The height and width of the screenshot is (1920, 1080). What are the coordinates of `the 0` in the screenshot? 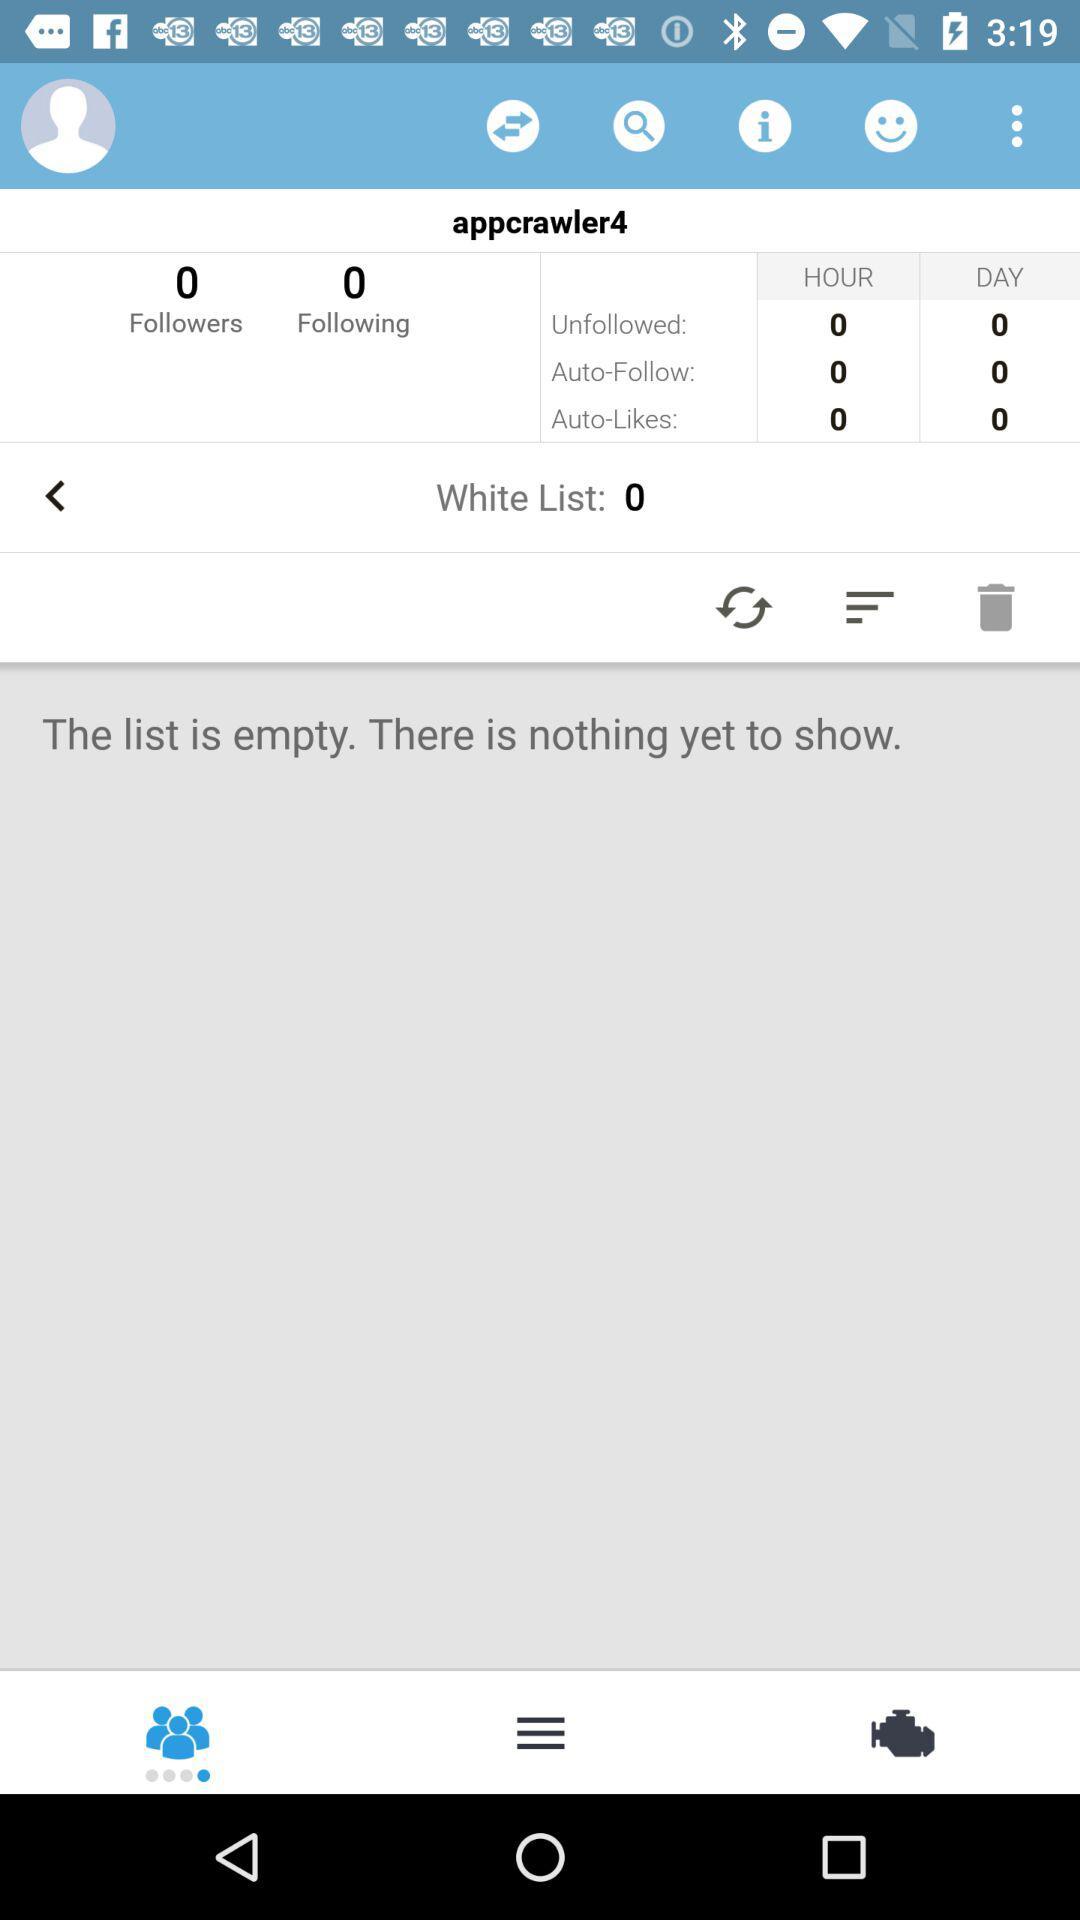 It's located at (185, 295).